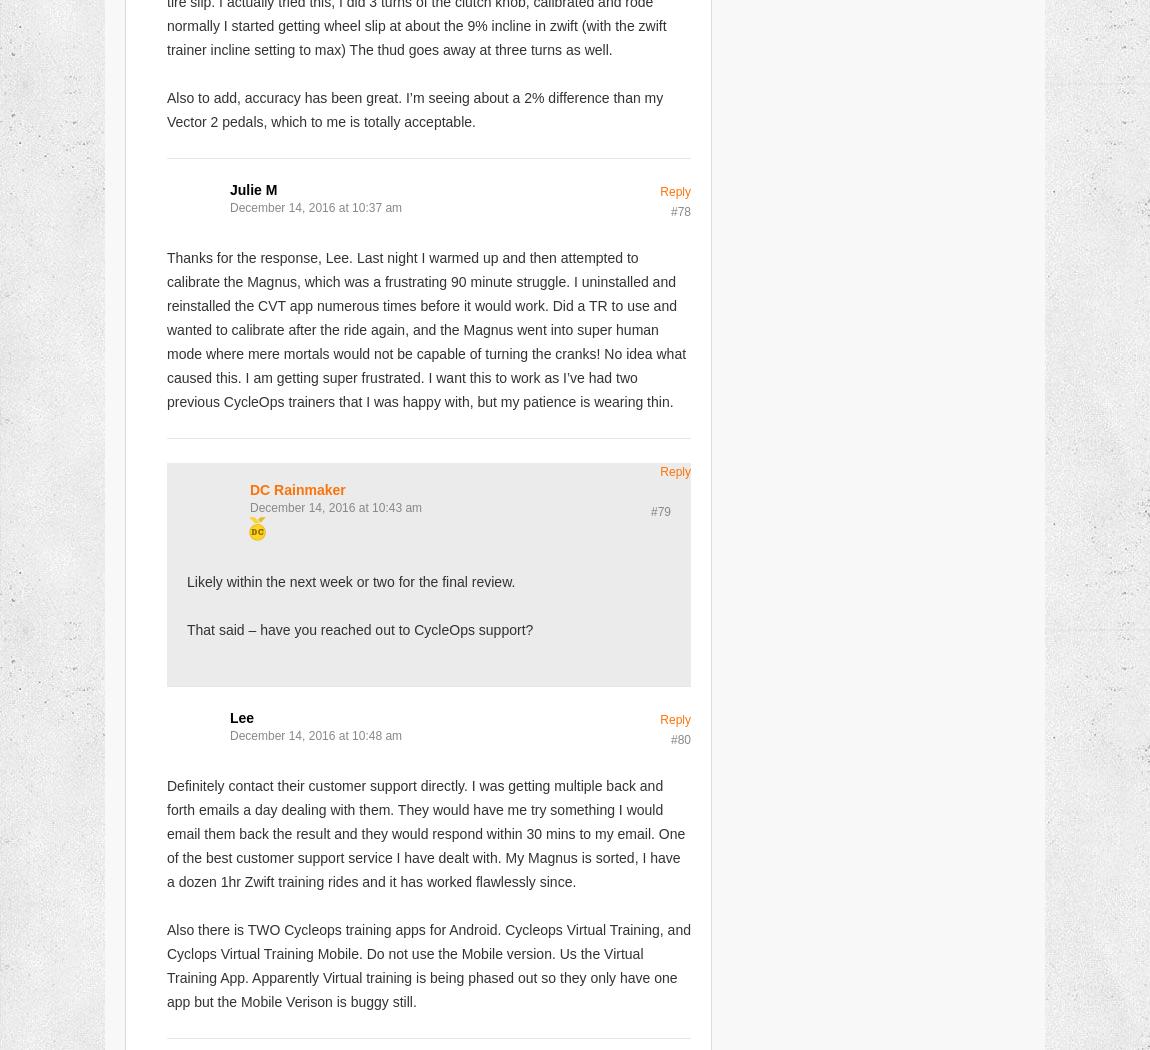 This screenshot has height=1050, width=1150. Describe the element at coordinates (426, 328) in the screenshot. I see `'Thanks for the response, Lee. Last night I warmed up and then attempted to calibrate the Magnus, which was a frustrating 90 minute struggle. I uninstalled and reinstalled the CVT app numerous times before it would work. Did a TR to use and wanted to calibrate after the ride again, and the Magnus went into super human mode where mere mortals would not be capable of turning the cranks! No idea what caused this. I am getting super frustrated. I want this to work as I’ve had two previous CycleOps trainers that I was happy with, but my patience is wearing thin.'` at that location.